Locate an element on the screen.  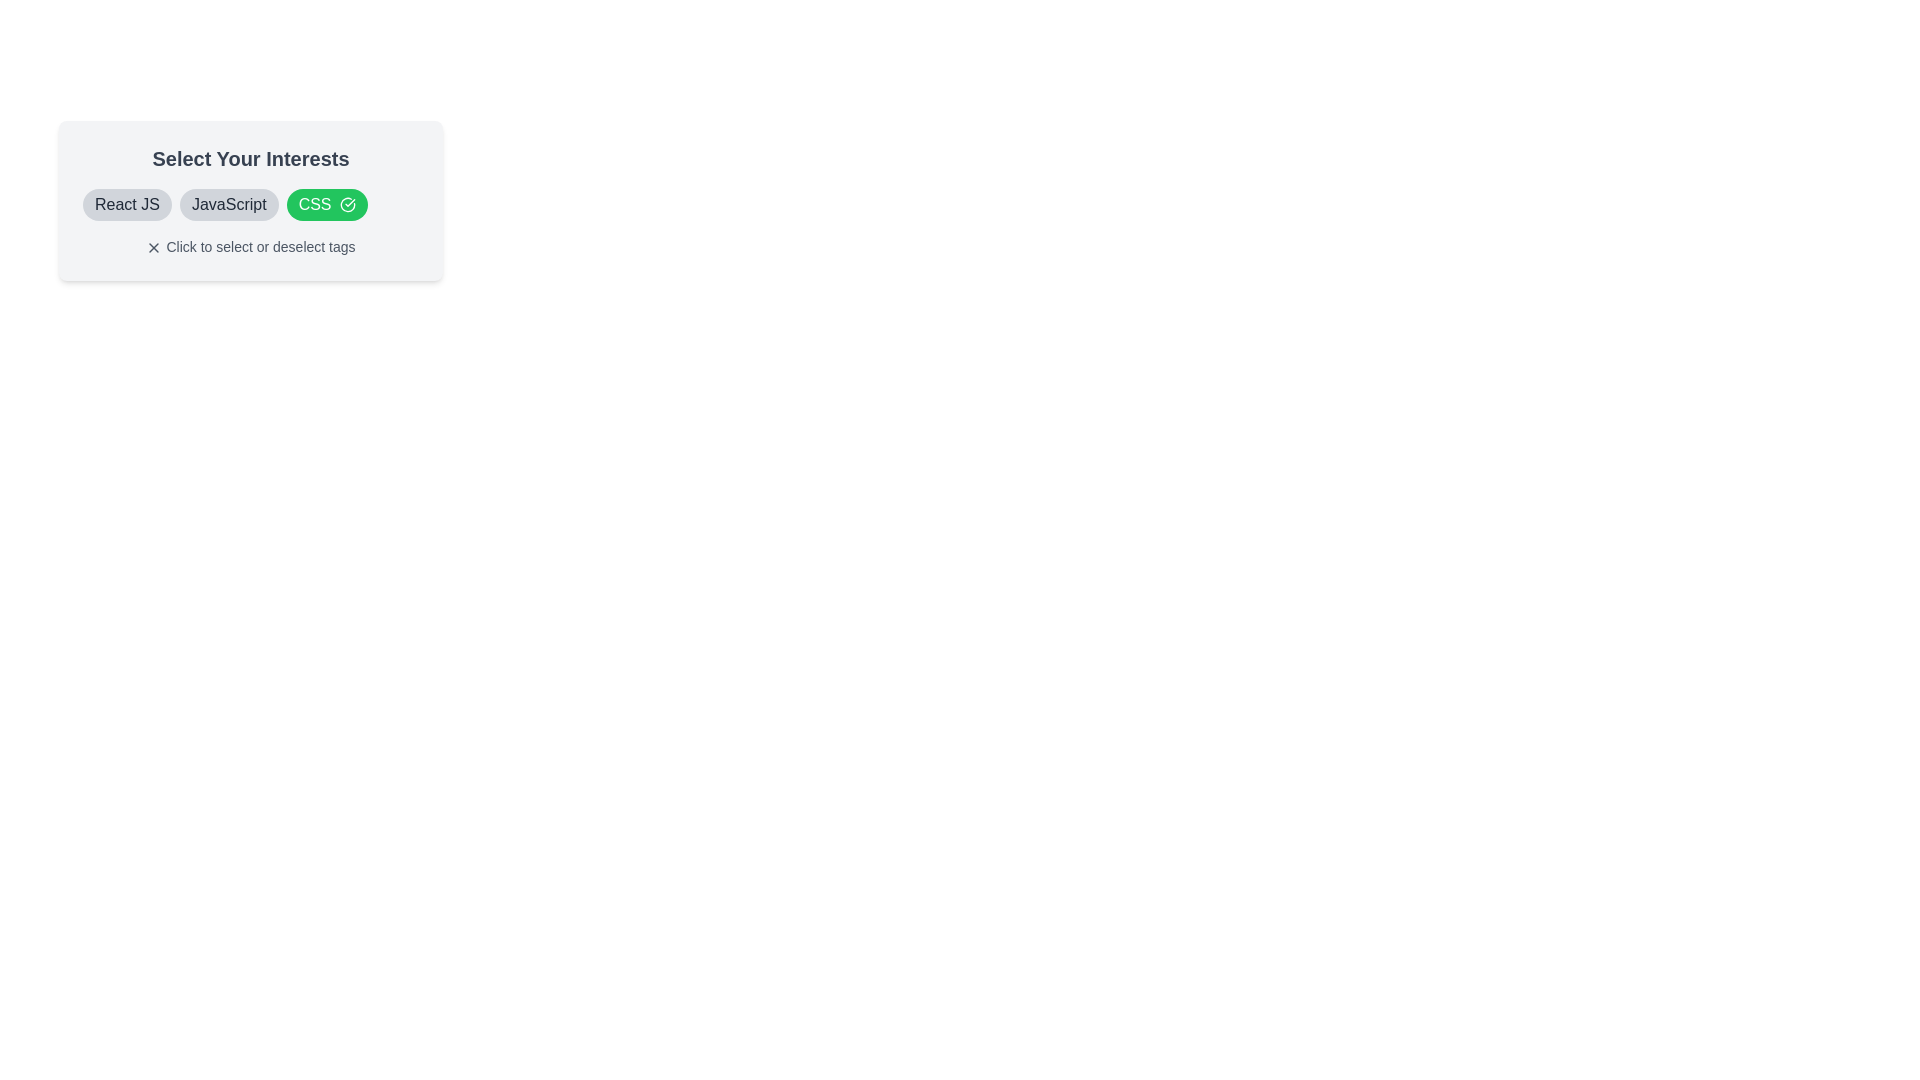
the 'React JS' tag, which is styled with dark text color and is the first tag in a horizontal row under 'Select Your Interests' is located at coordinates (126, 204).